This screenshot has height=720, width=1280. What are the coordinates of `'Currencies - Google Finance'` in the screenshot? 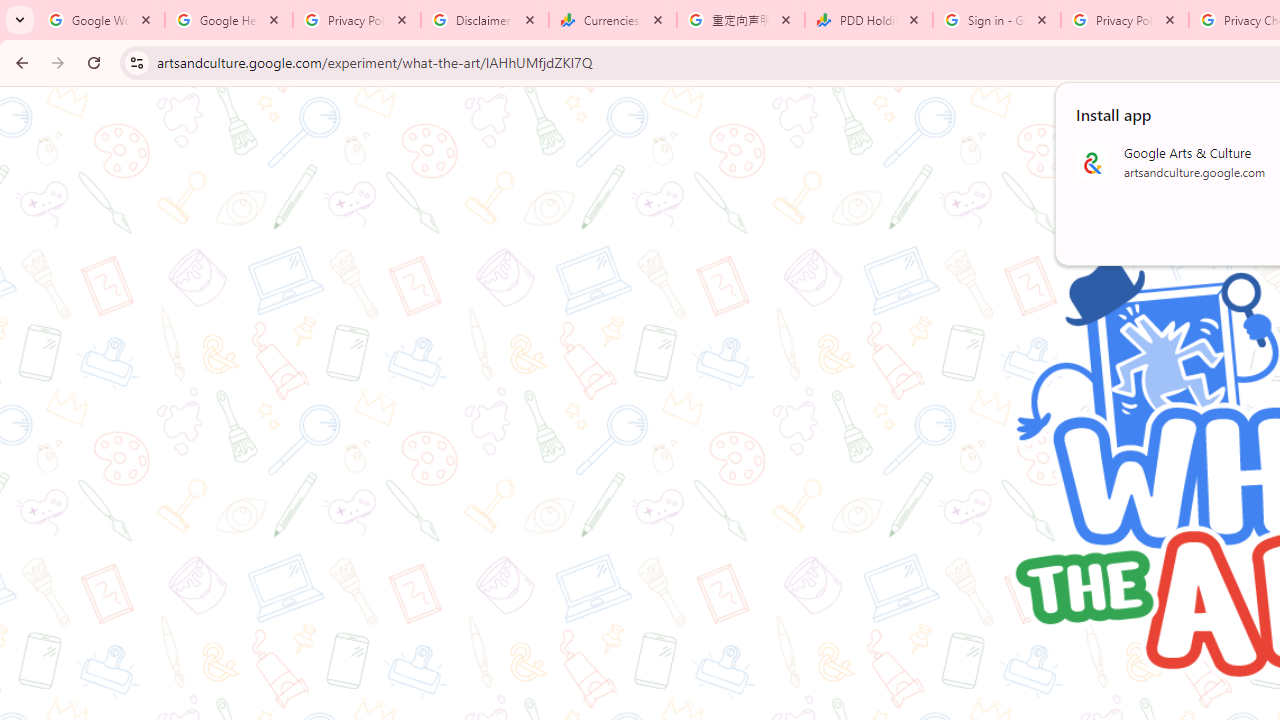 It's located at (612, 20).